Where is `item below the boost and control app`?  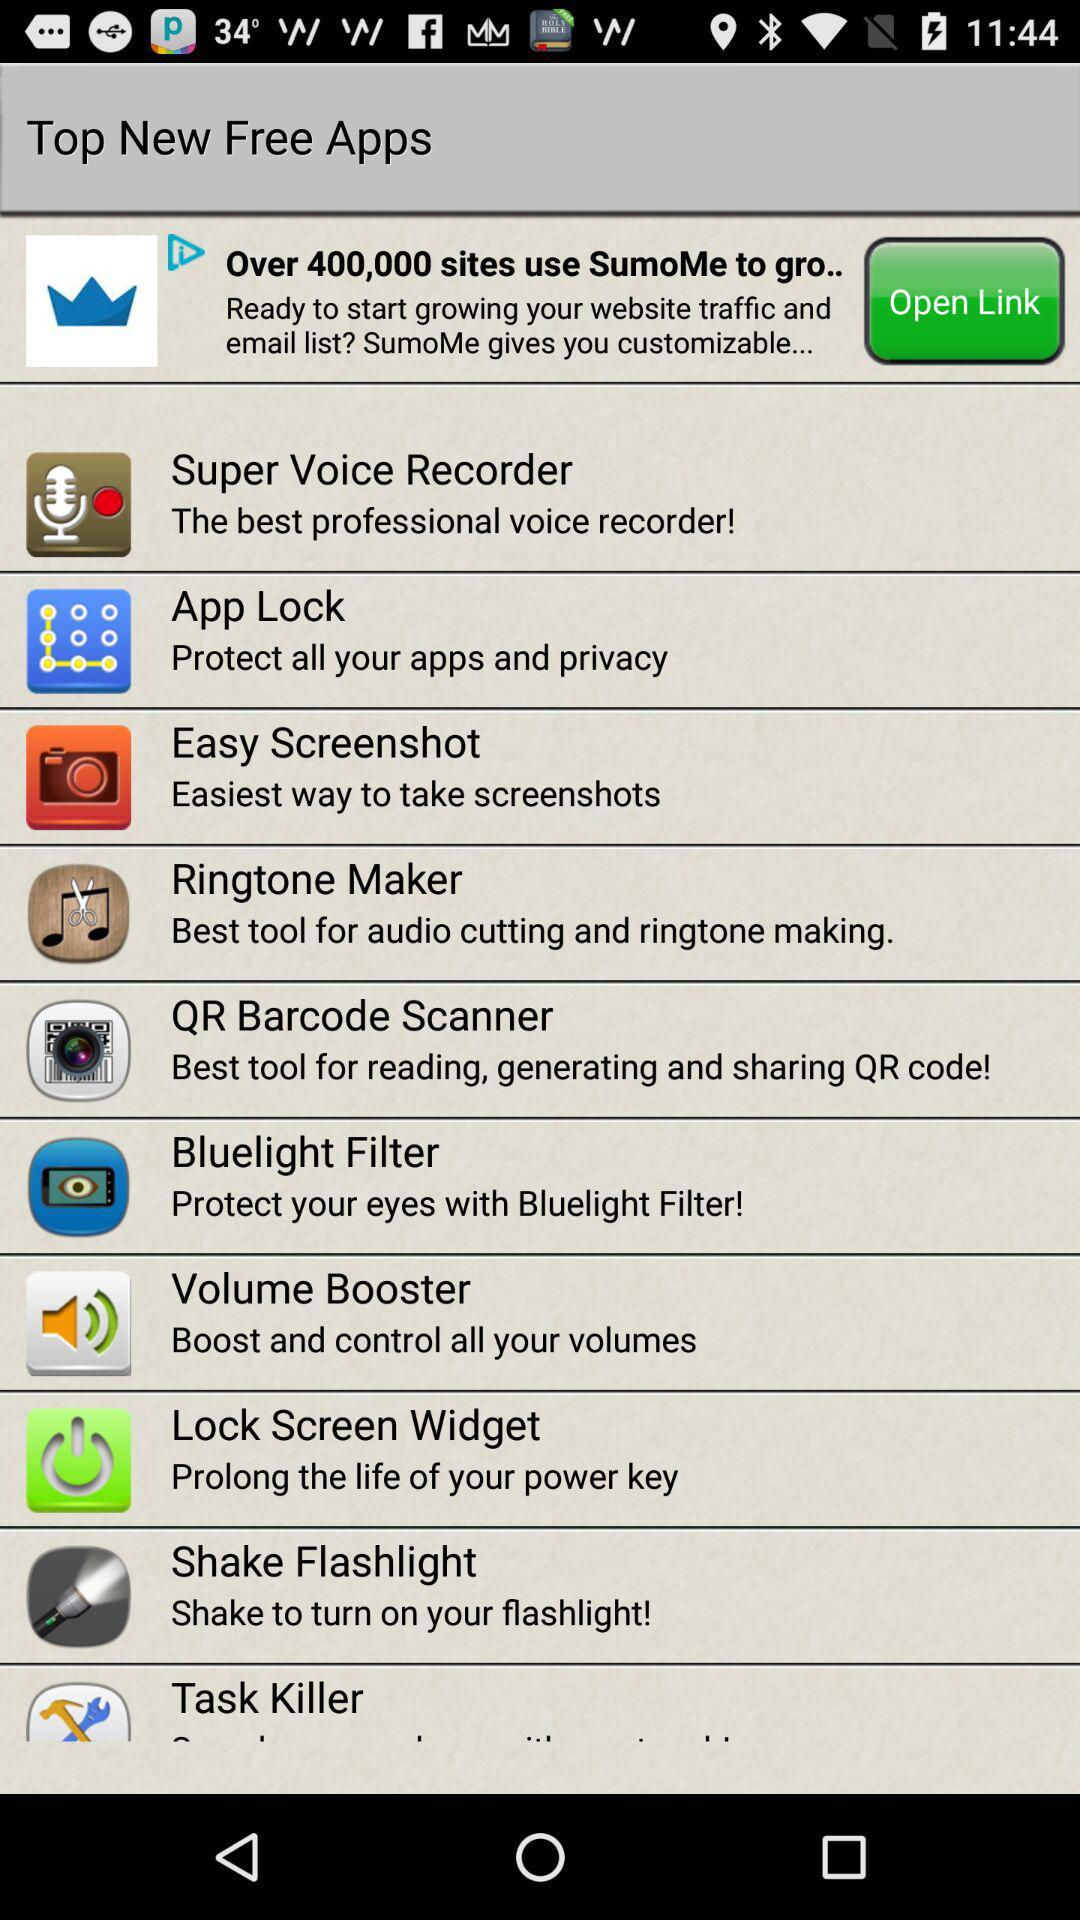
item below the boost and control app is located at coordinates (624, 1422).